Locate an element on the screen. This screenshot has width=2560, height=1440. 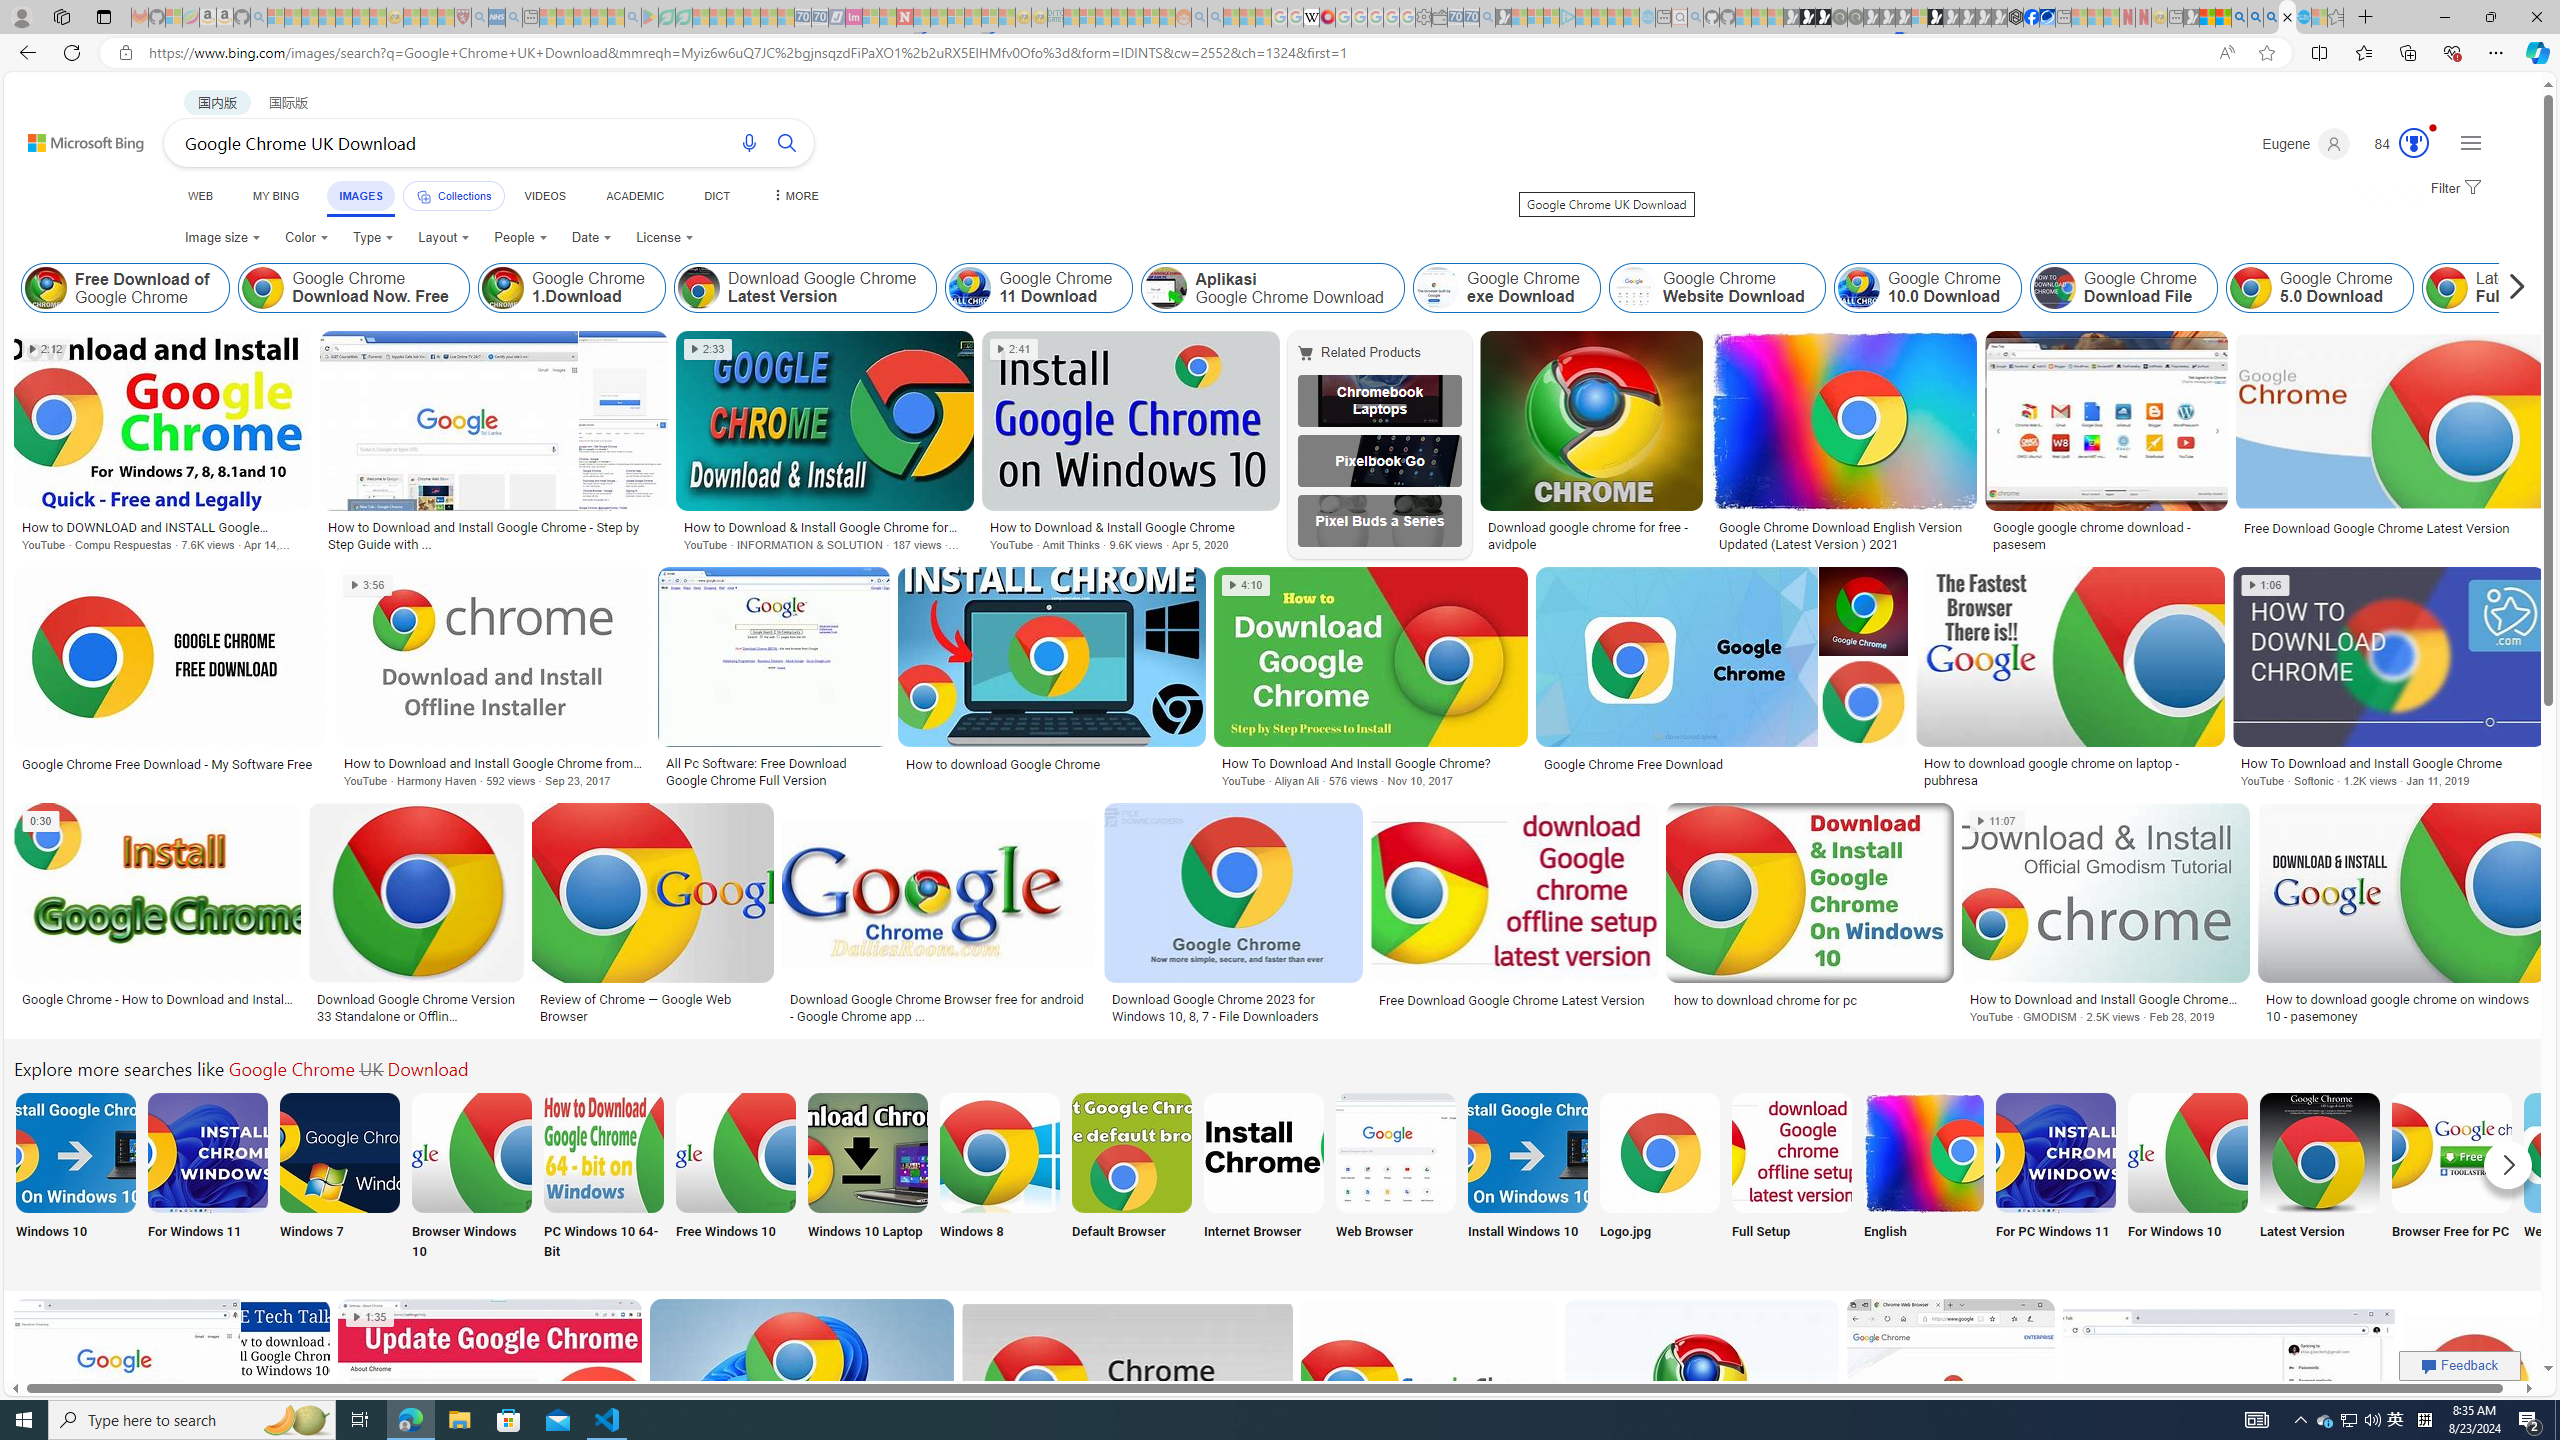
'Full Setup' is located at coordinates (1791, 1176).